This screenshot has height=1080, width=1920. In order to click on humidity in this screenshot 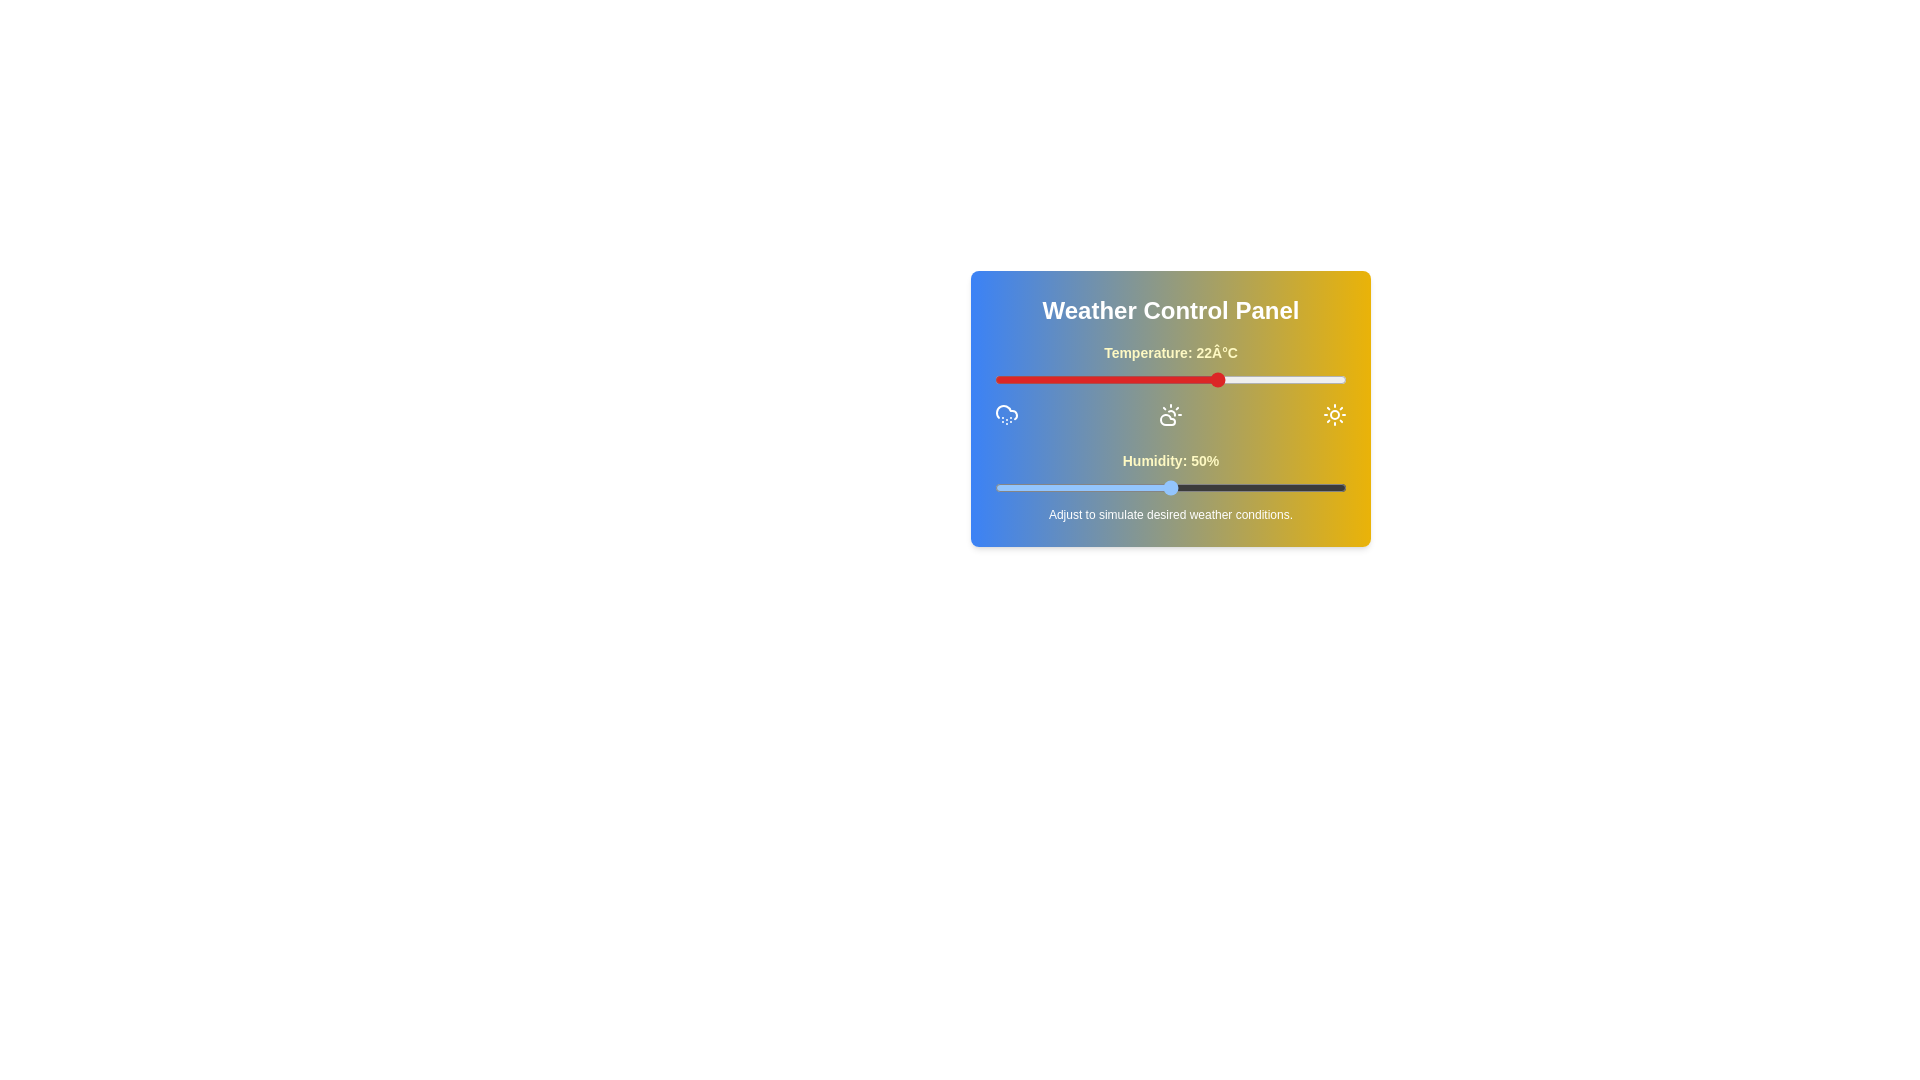, I will do `click(1174, 488)`.